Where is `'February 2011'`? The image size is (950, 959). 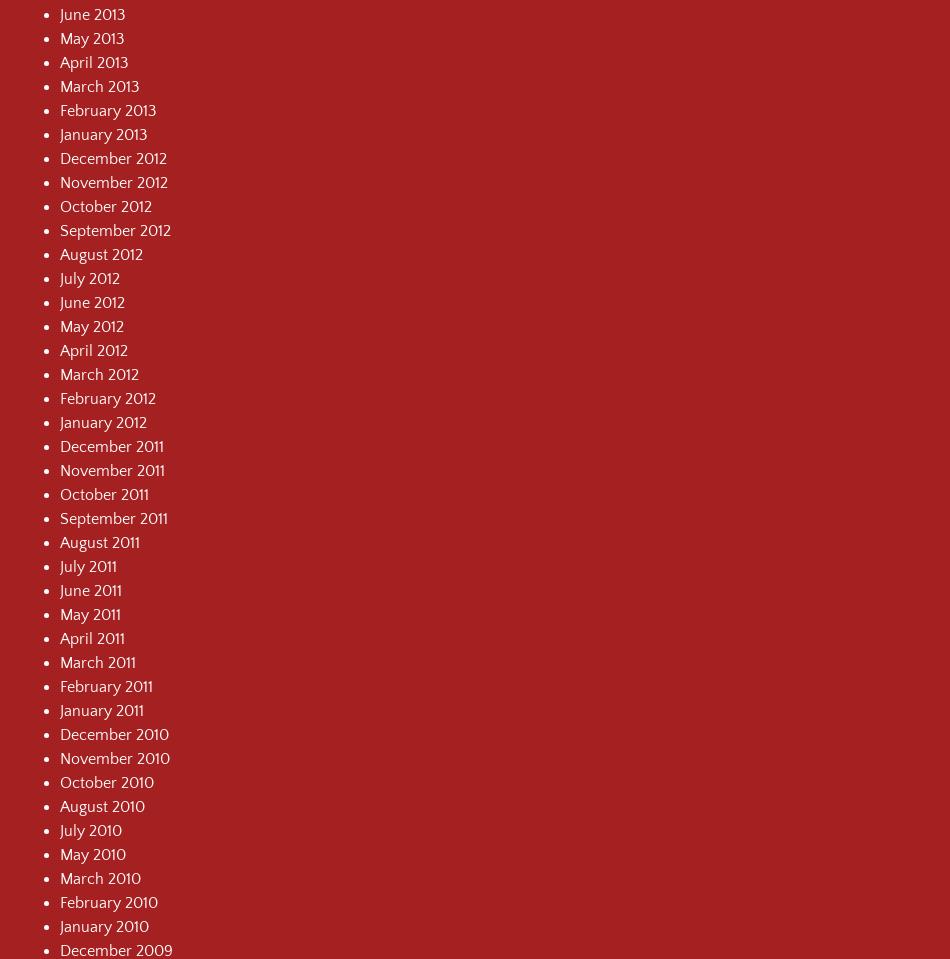 'February 2011' is located at coordinates (106, 685).